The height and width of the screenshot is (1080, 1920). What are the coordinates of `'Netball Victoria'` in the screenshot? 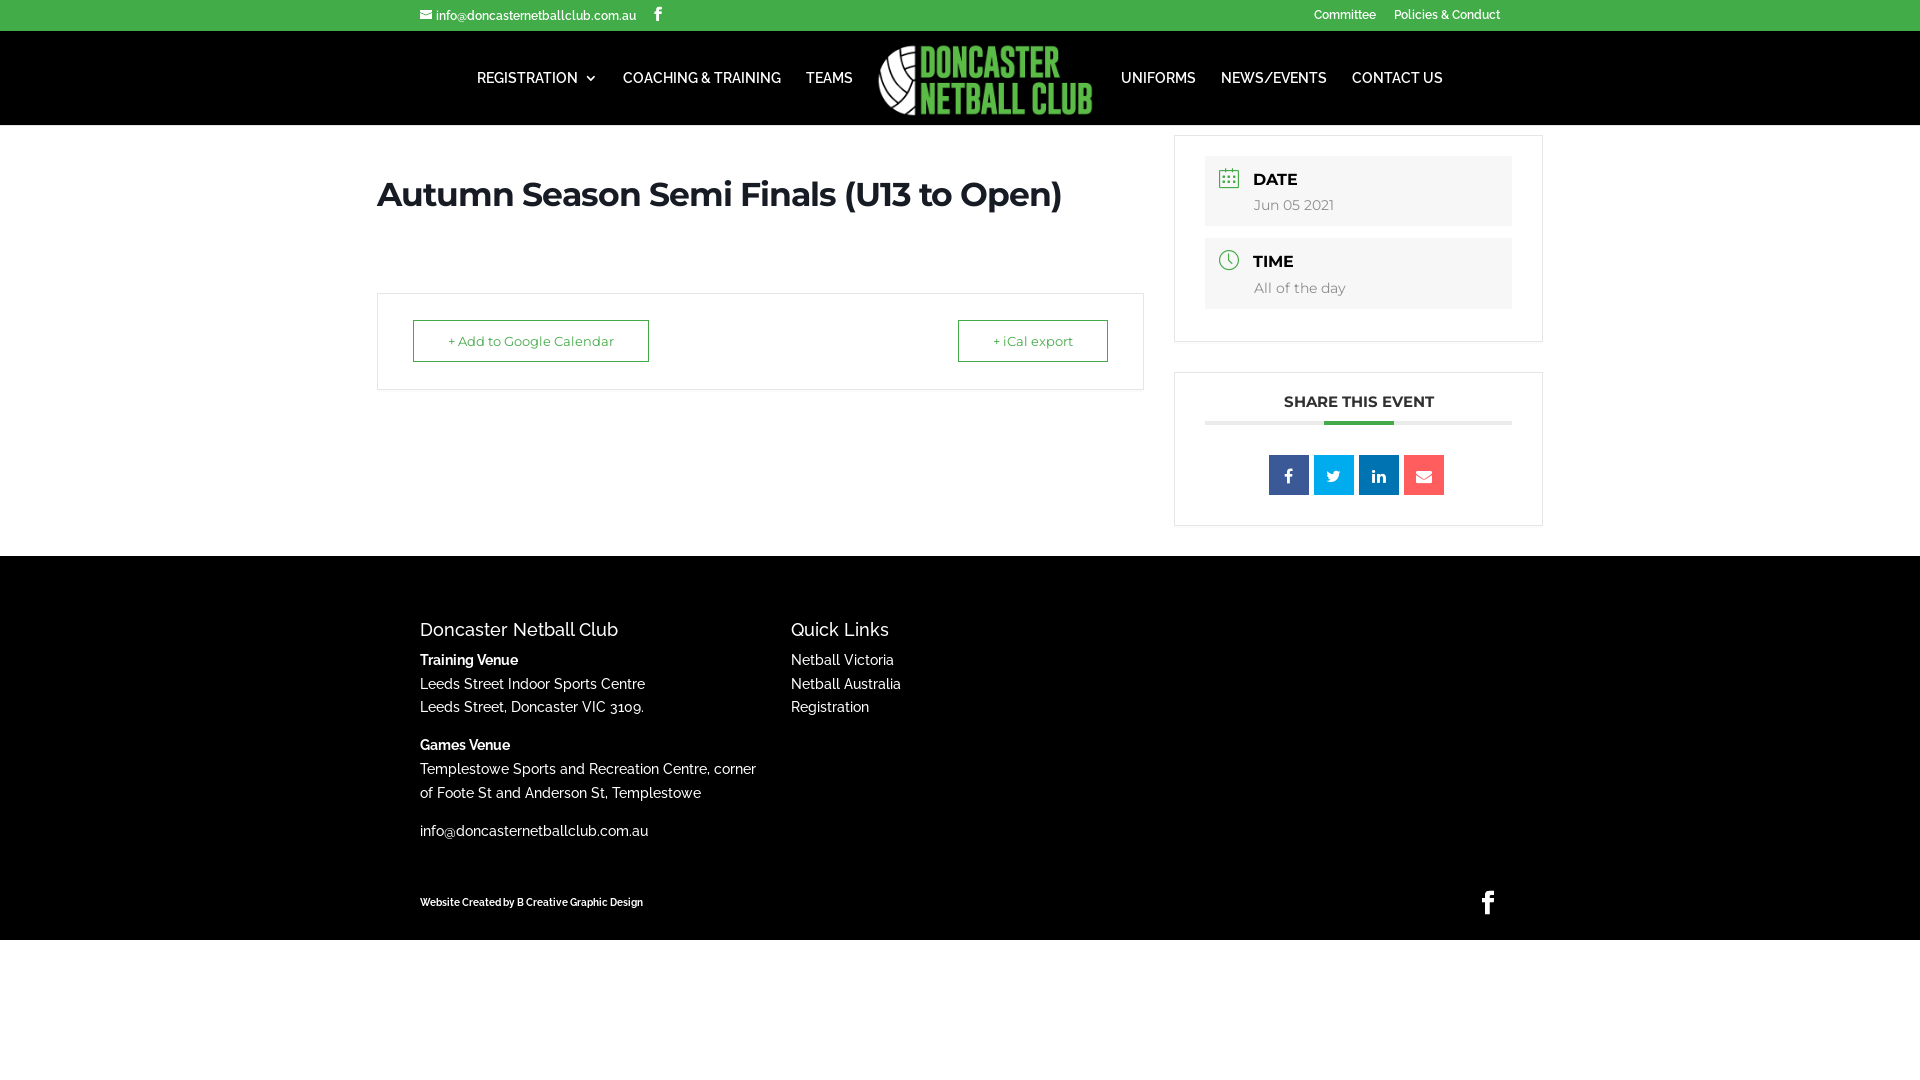 It's located at (842, 659).